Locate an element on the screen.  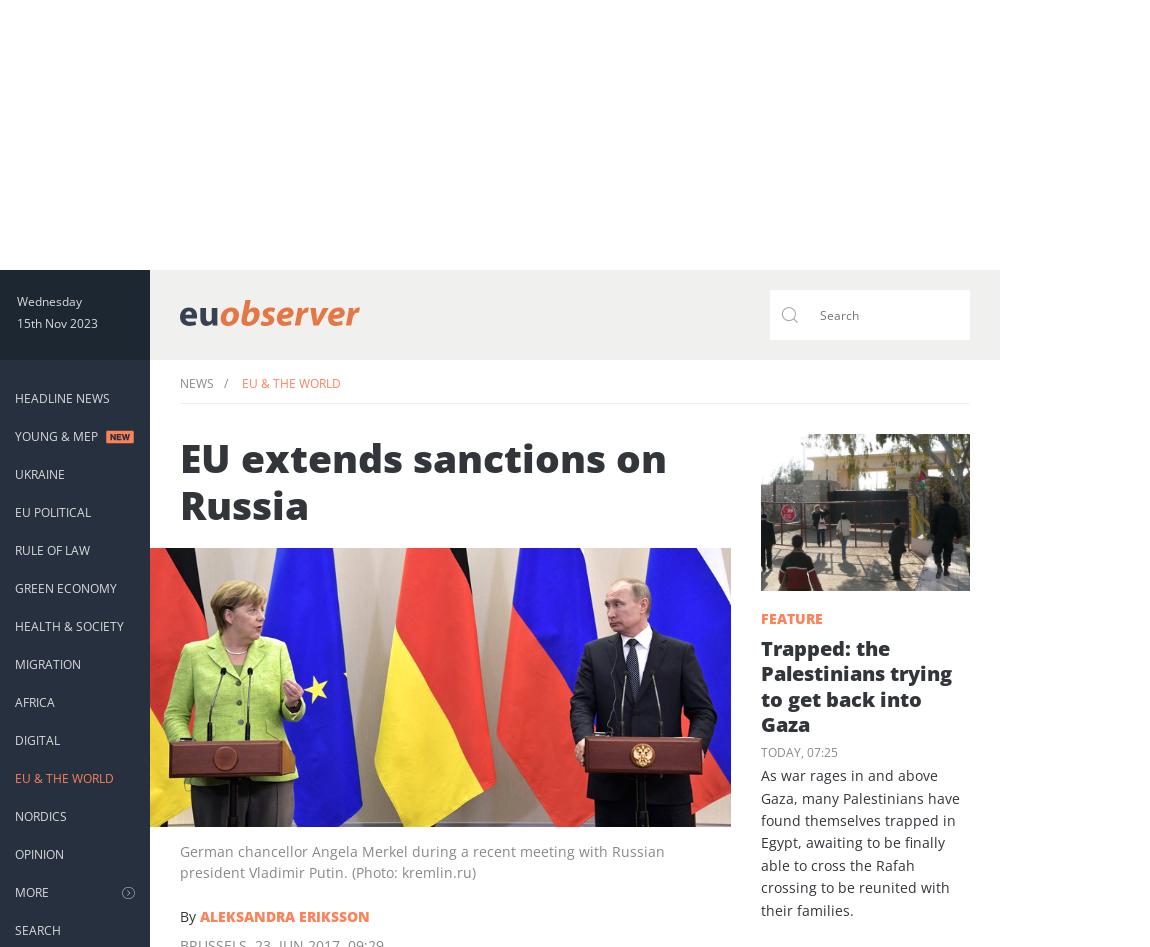
'Africa' is located at coordinates (13, 701).